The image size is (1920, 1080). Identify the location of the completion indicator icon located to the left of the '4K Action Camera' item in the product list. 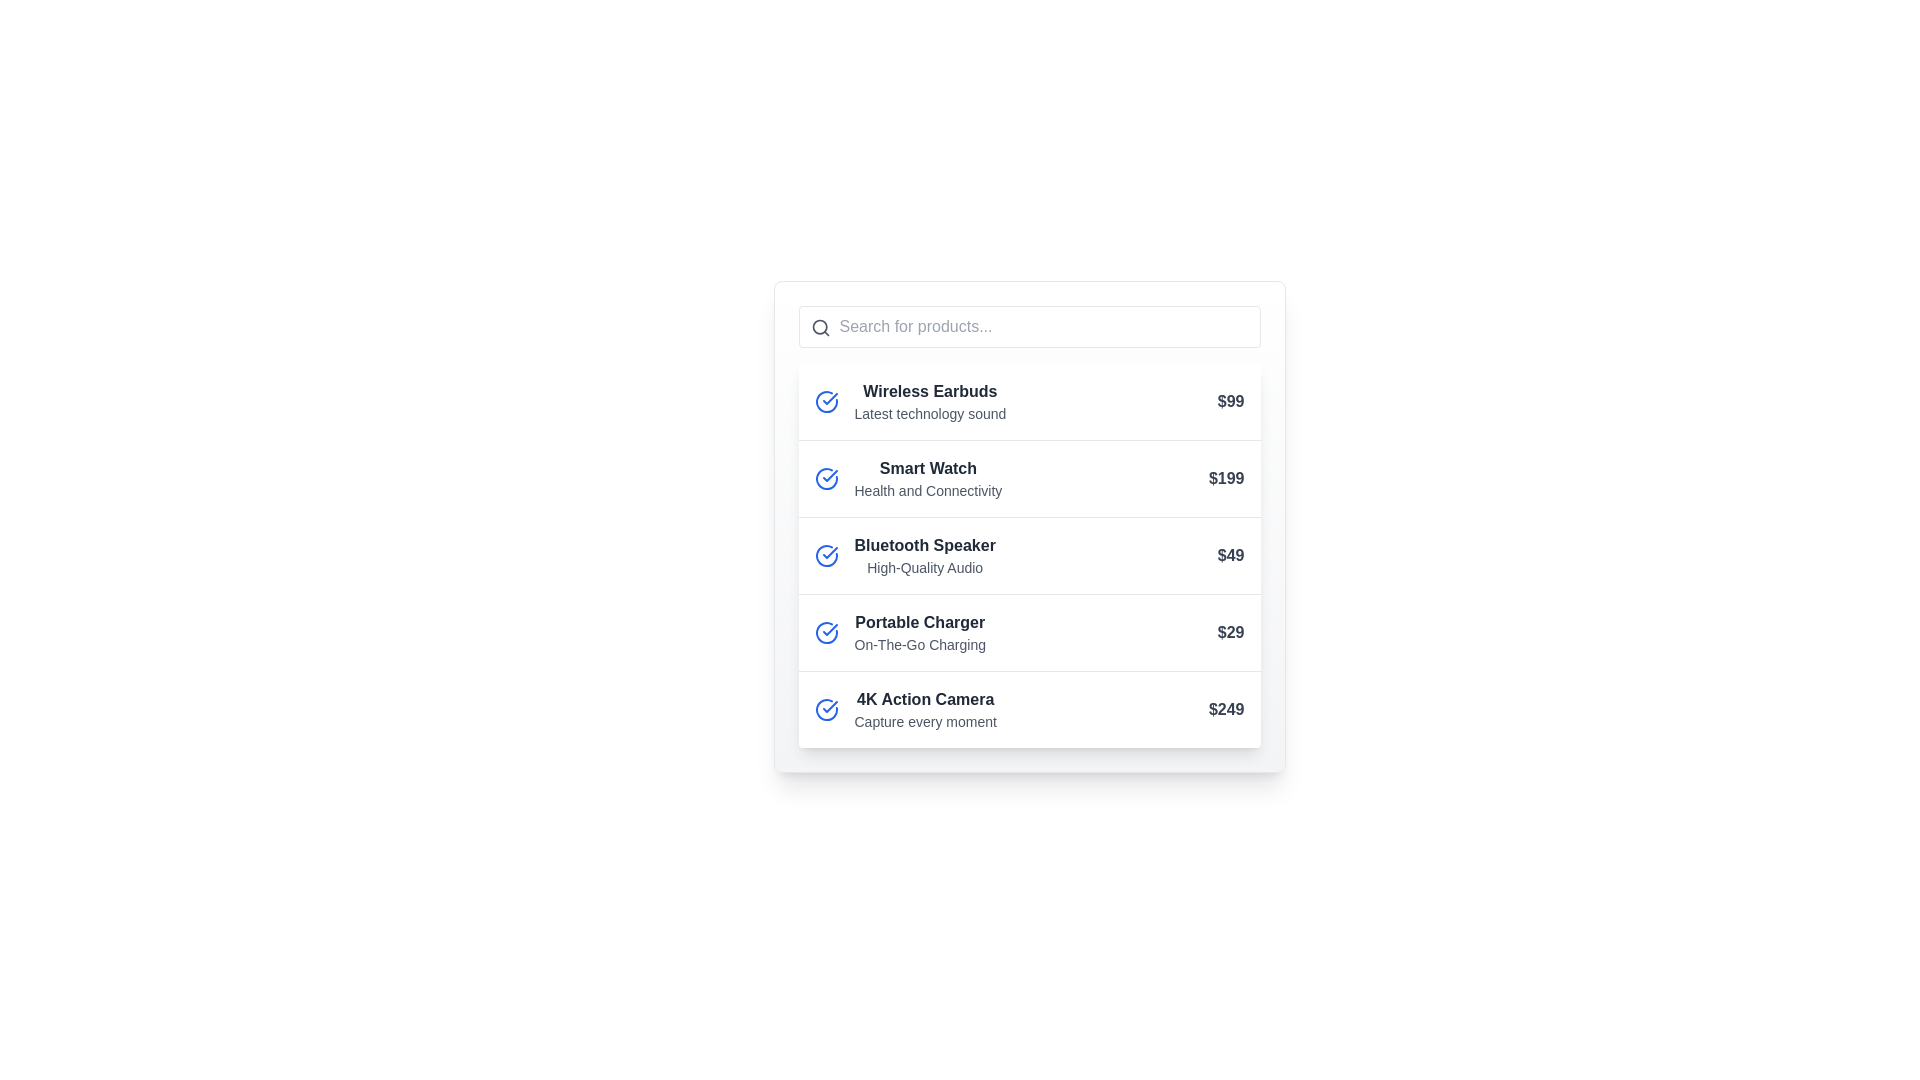
(830, 705).